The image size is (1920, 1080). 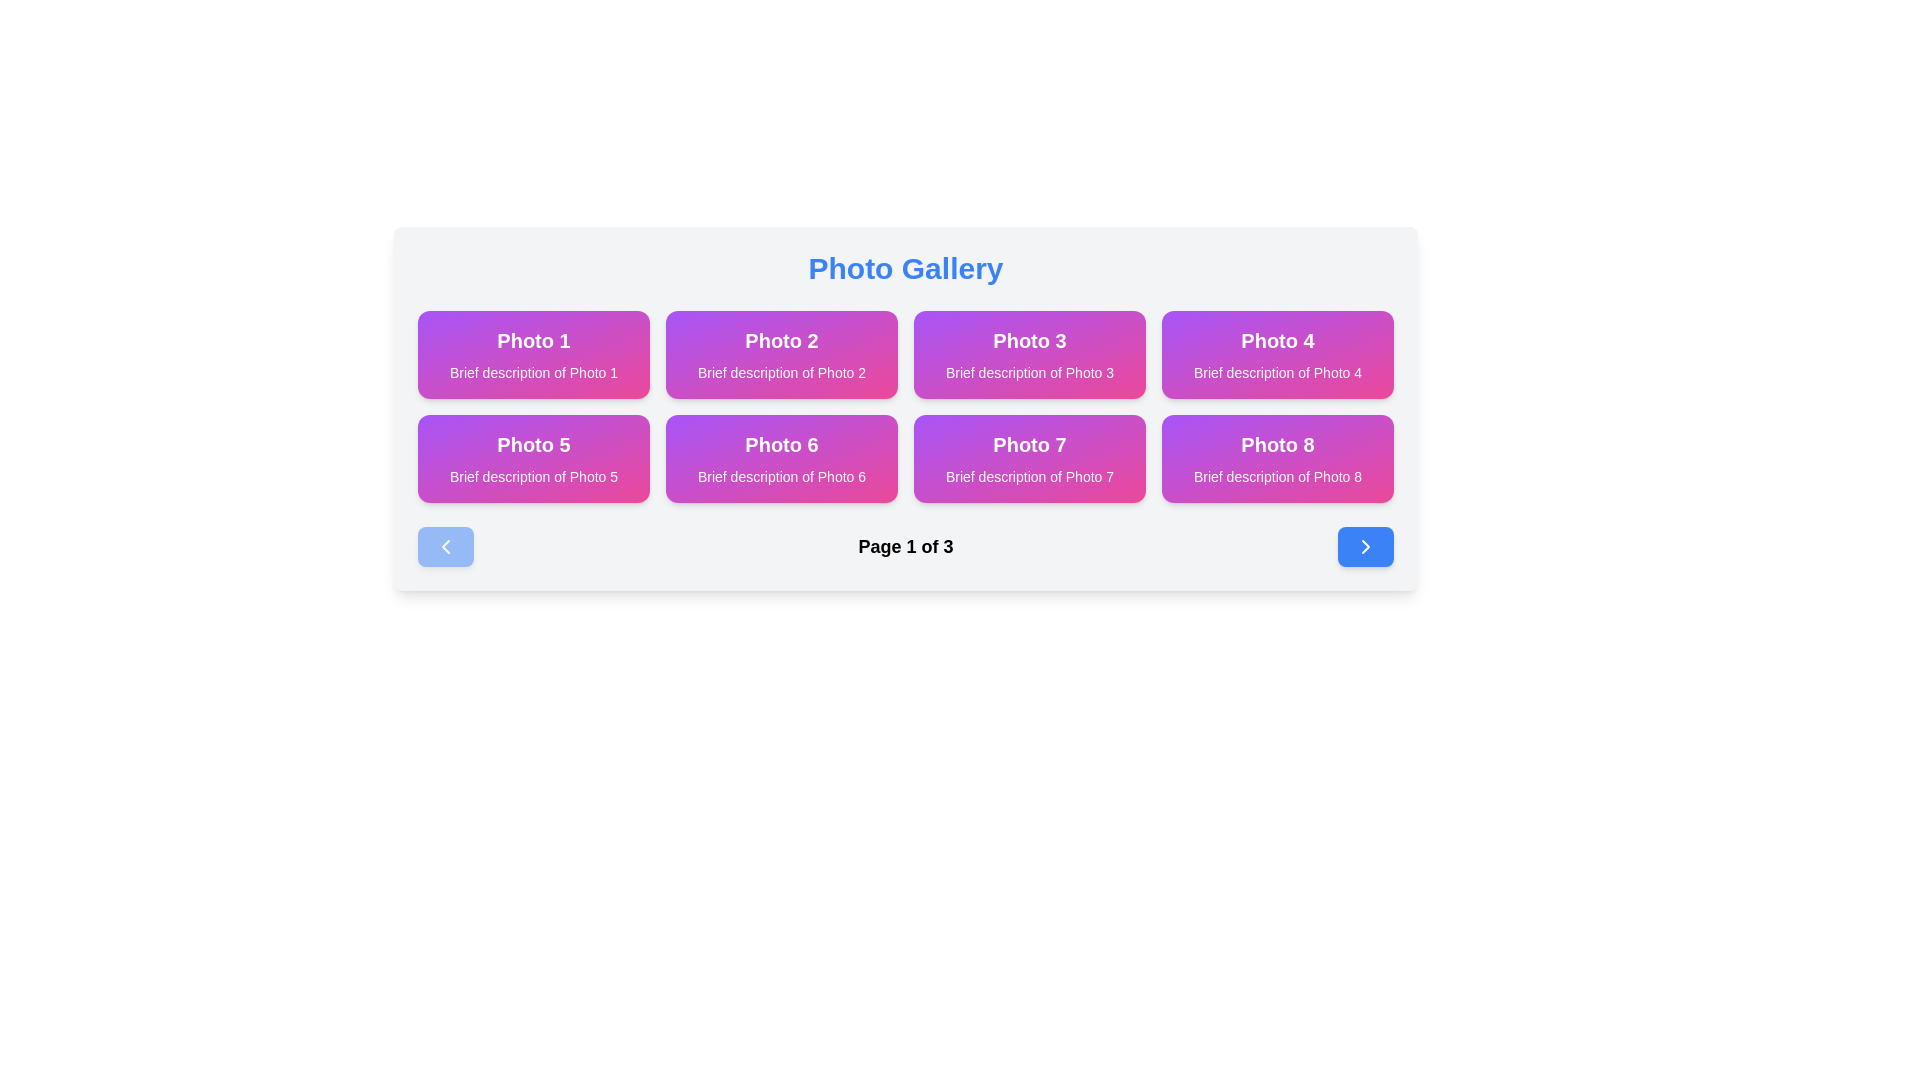 I want to click on text content of the small text area labeled 'Brief description of Photo 4', which is located below the title 'Photo 4' in a card with a gradient pink to purple background, so click(x=1276, y=373).